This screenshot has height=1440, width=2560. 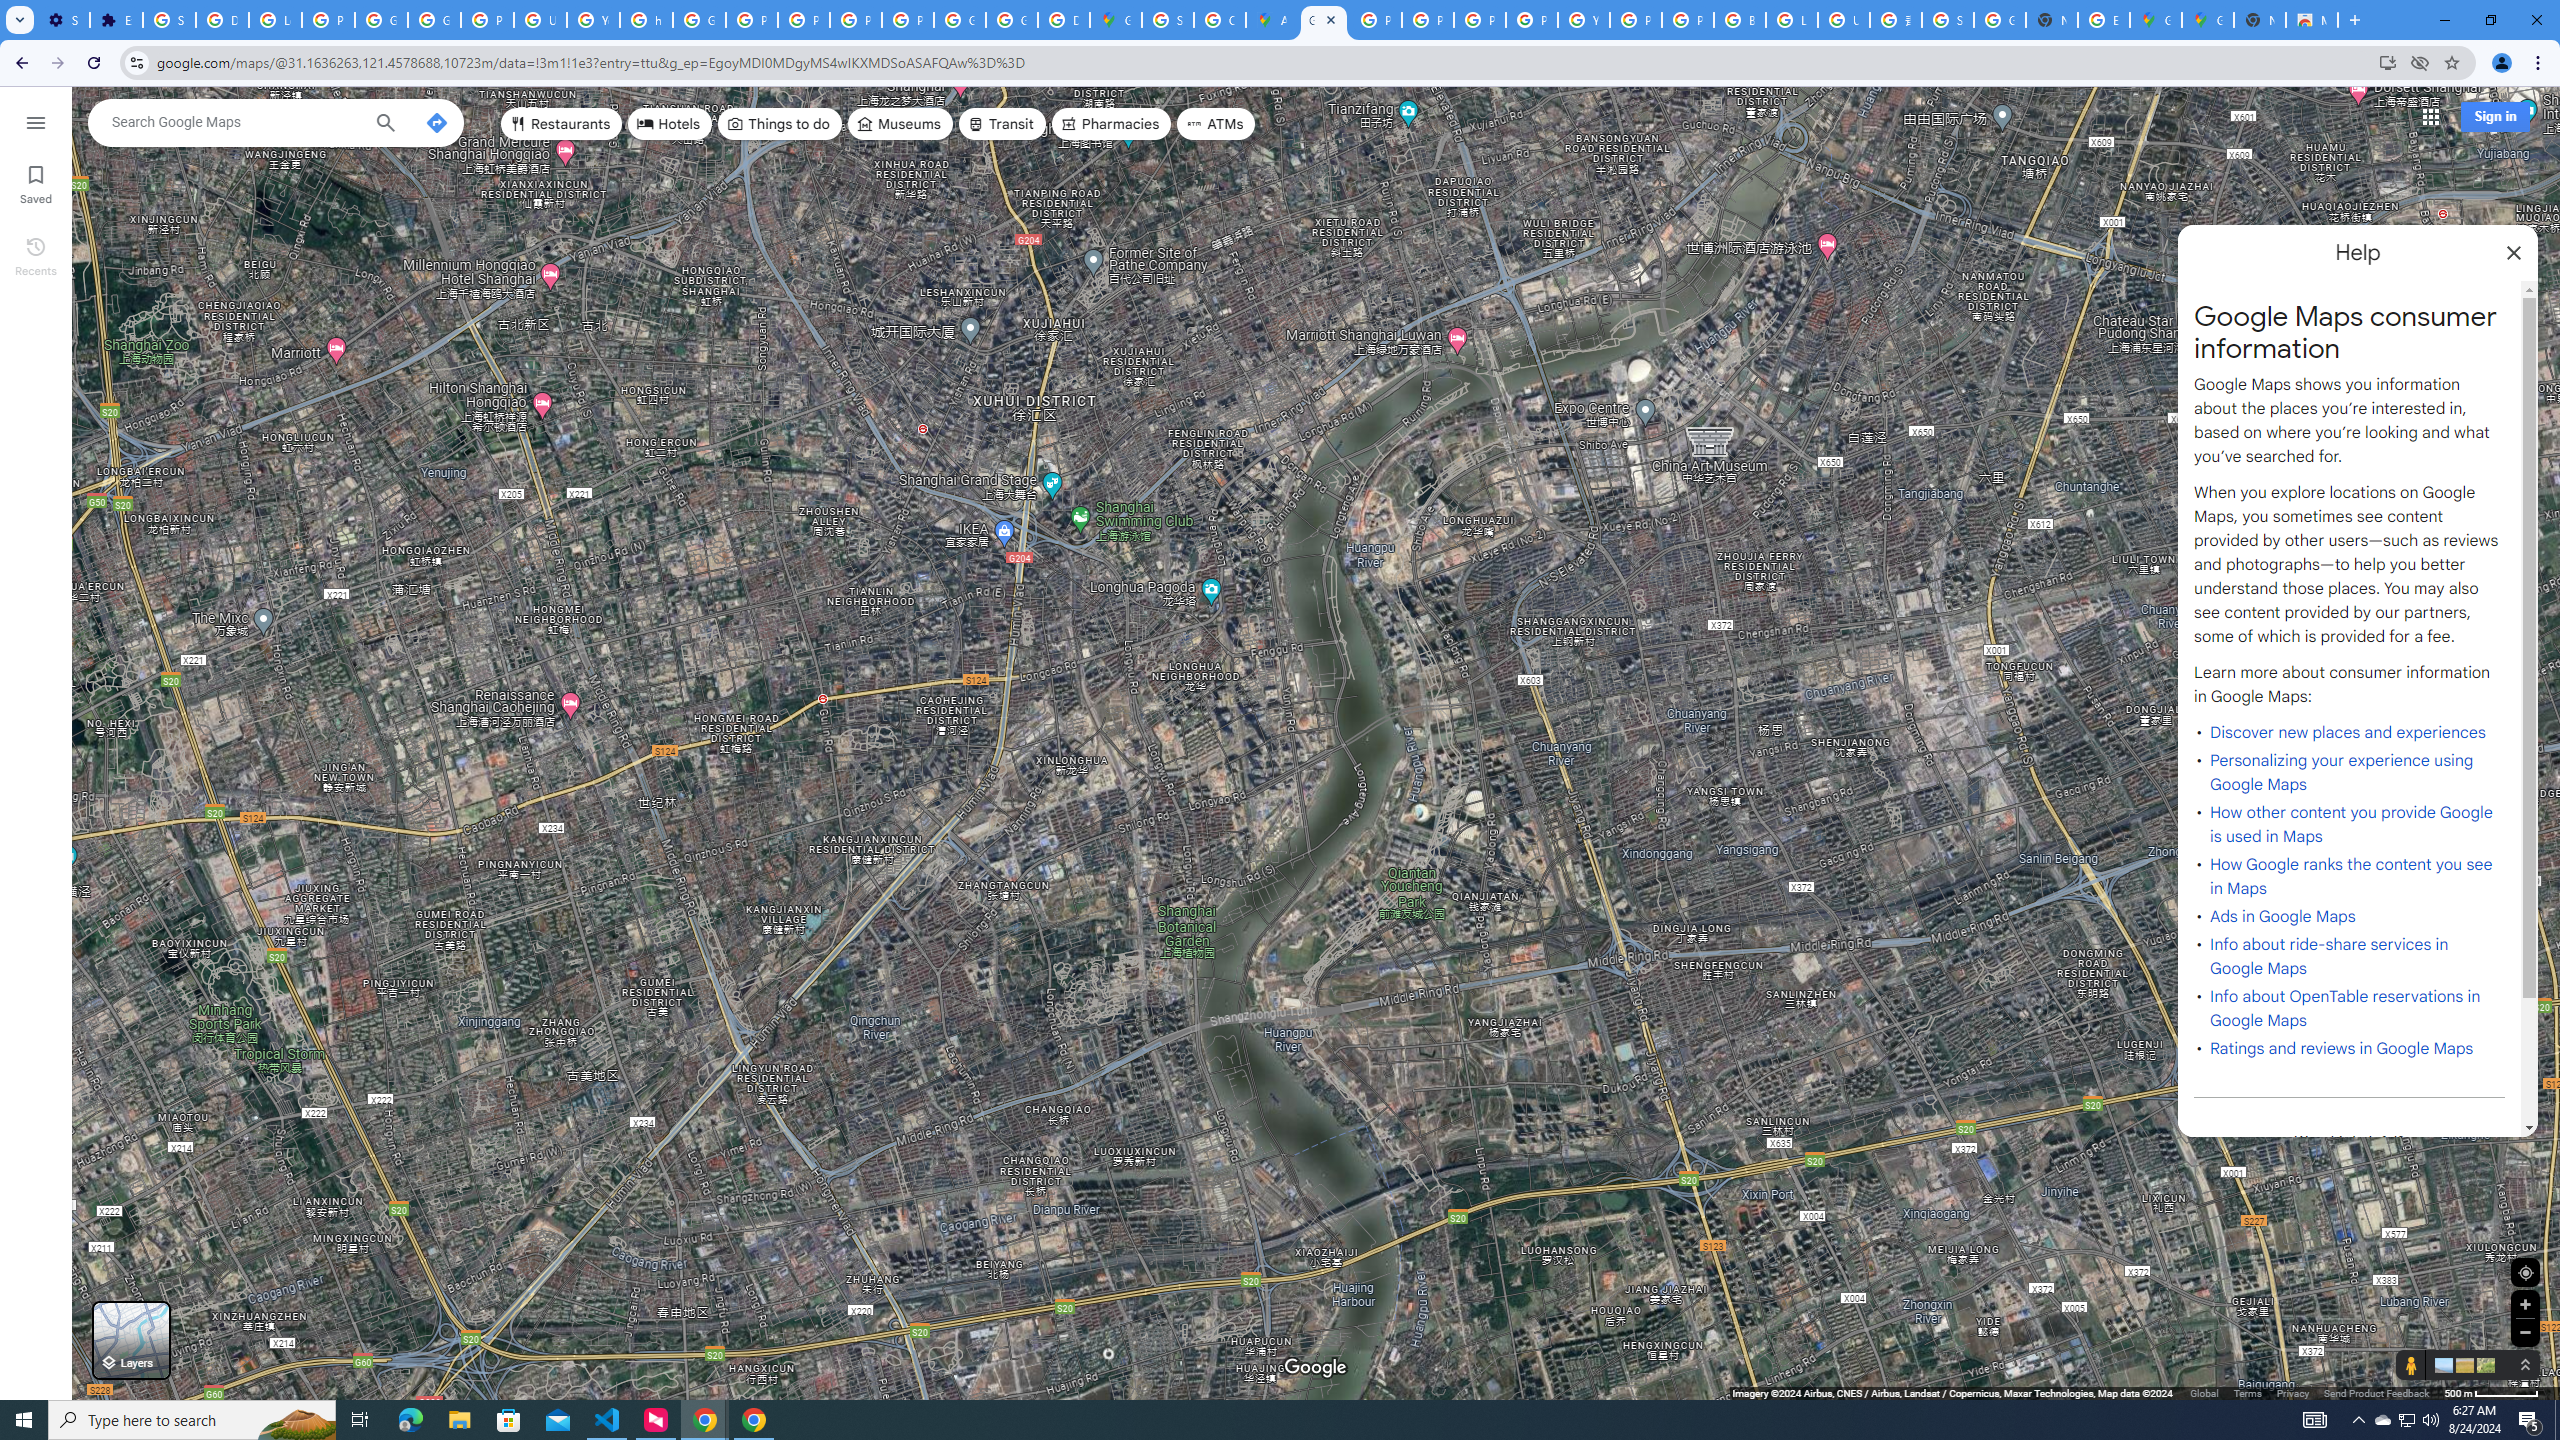 I want to click on 'Show Street View coverage', so click(x=2410, y=1364).